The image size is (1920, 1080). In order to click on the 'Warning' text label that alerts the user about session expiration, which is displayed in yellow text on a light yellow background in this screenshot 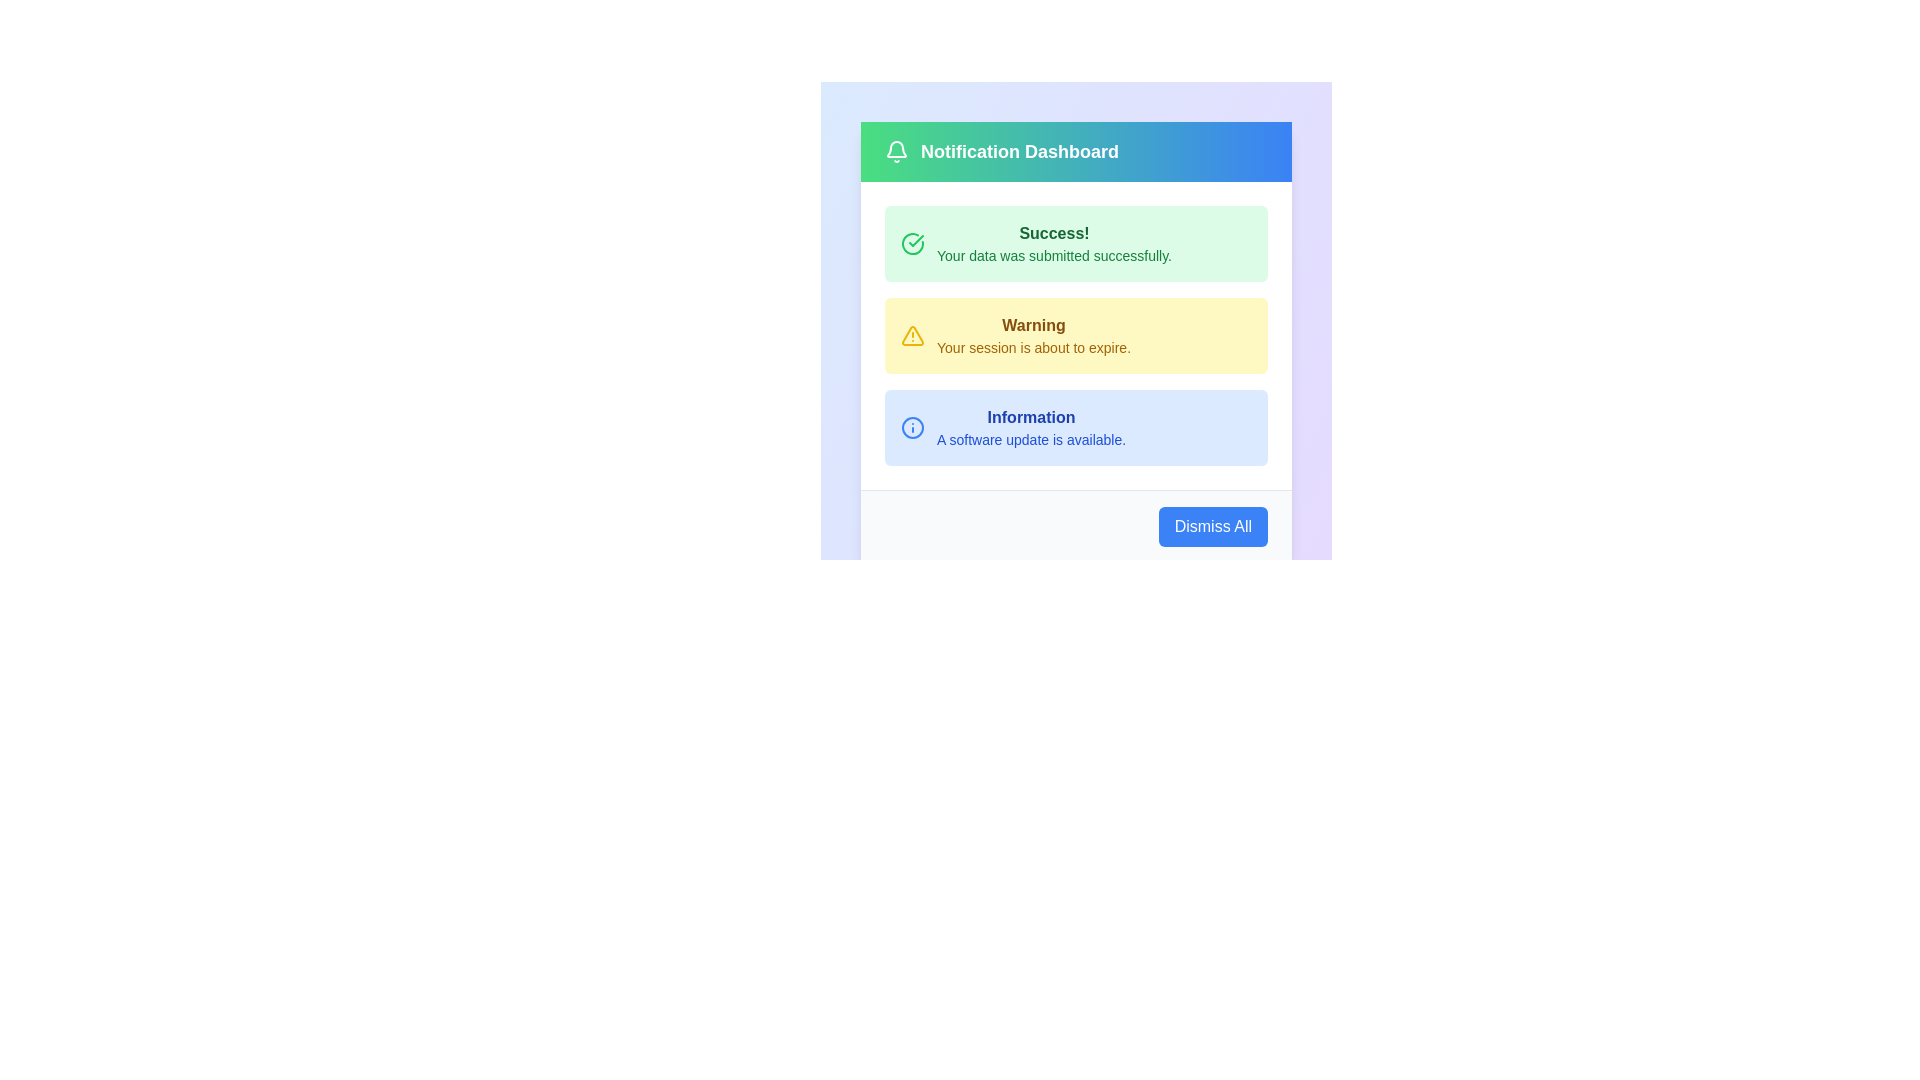, I will do `click(1034, 334)`.